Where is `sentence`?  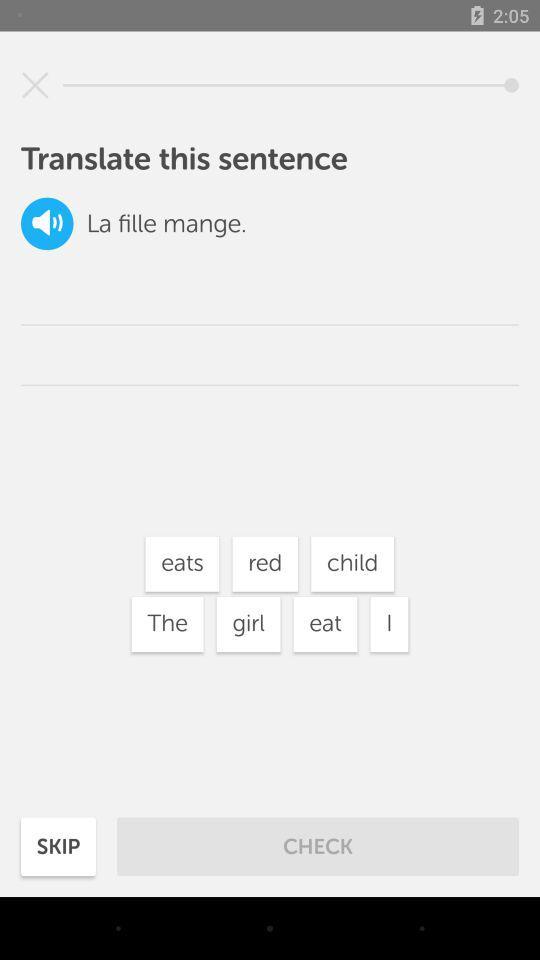
sentence is located at coordinates (35, 85).